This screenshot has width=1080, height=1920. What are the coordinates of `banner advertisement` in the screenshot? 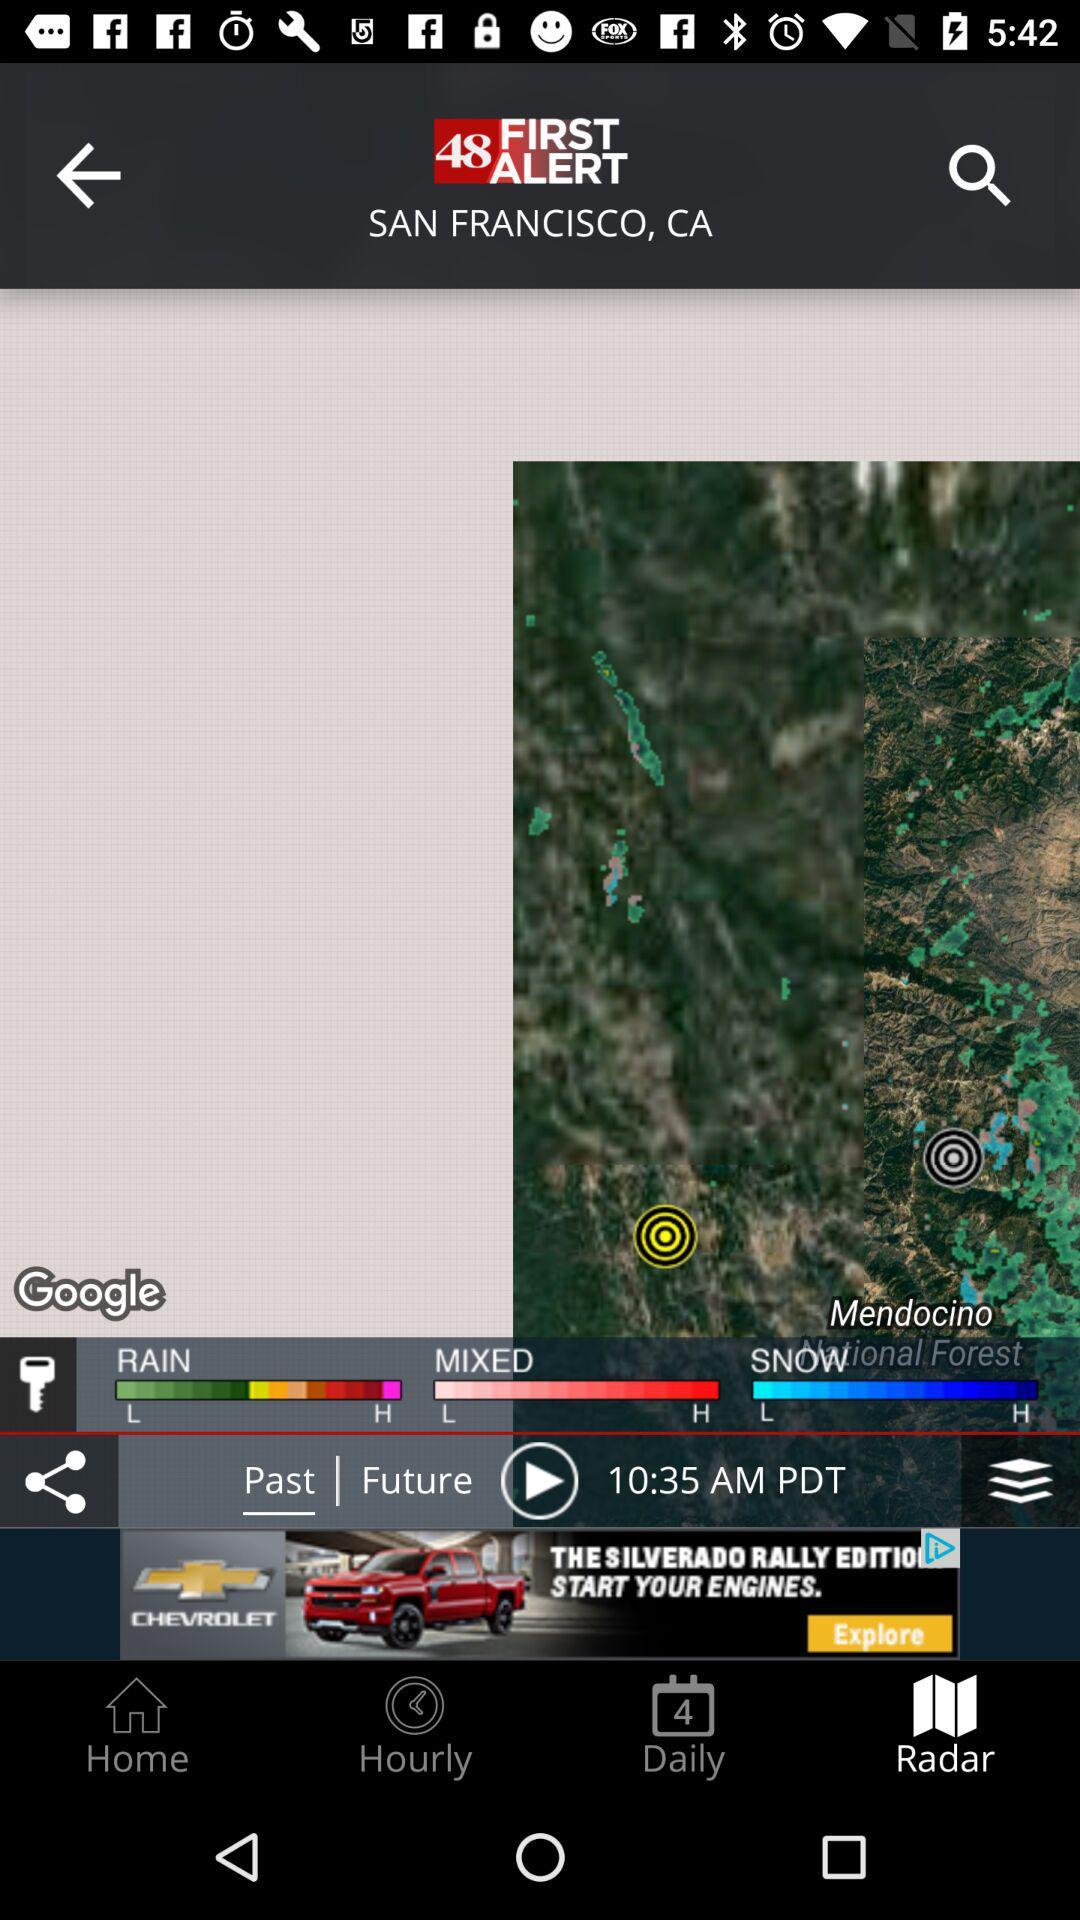 It's located at (540, 1593).